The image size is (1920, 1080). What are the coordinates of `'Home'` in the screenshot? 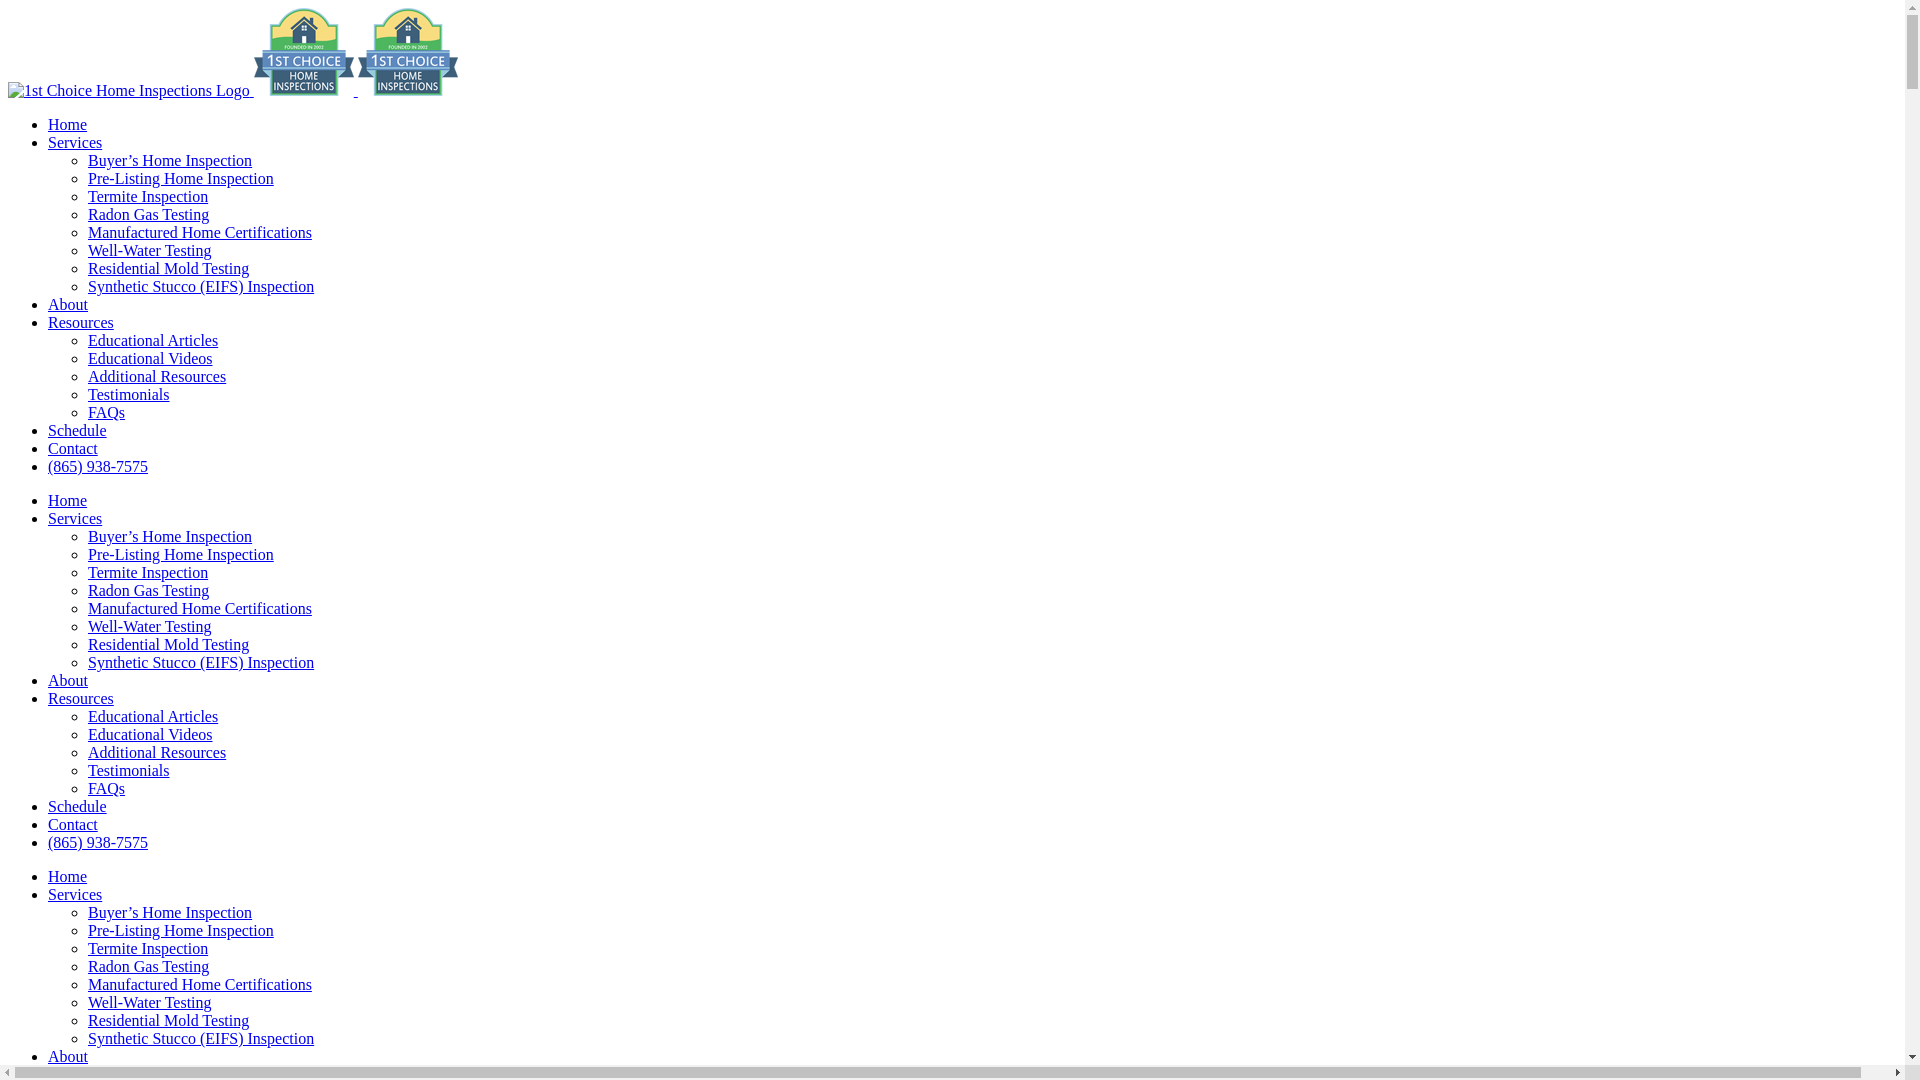 It's located at (67, 499).